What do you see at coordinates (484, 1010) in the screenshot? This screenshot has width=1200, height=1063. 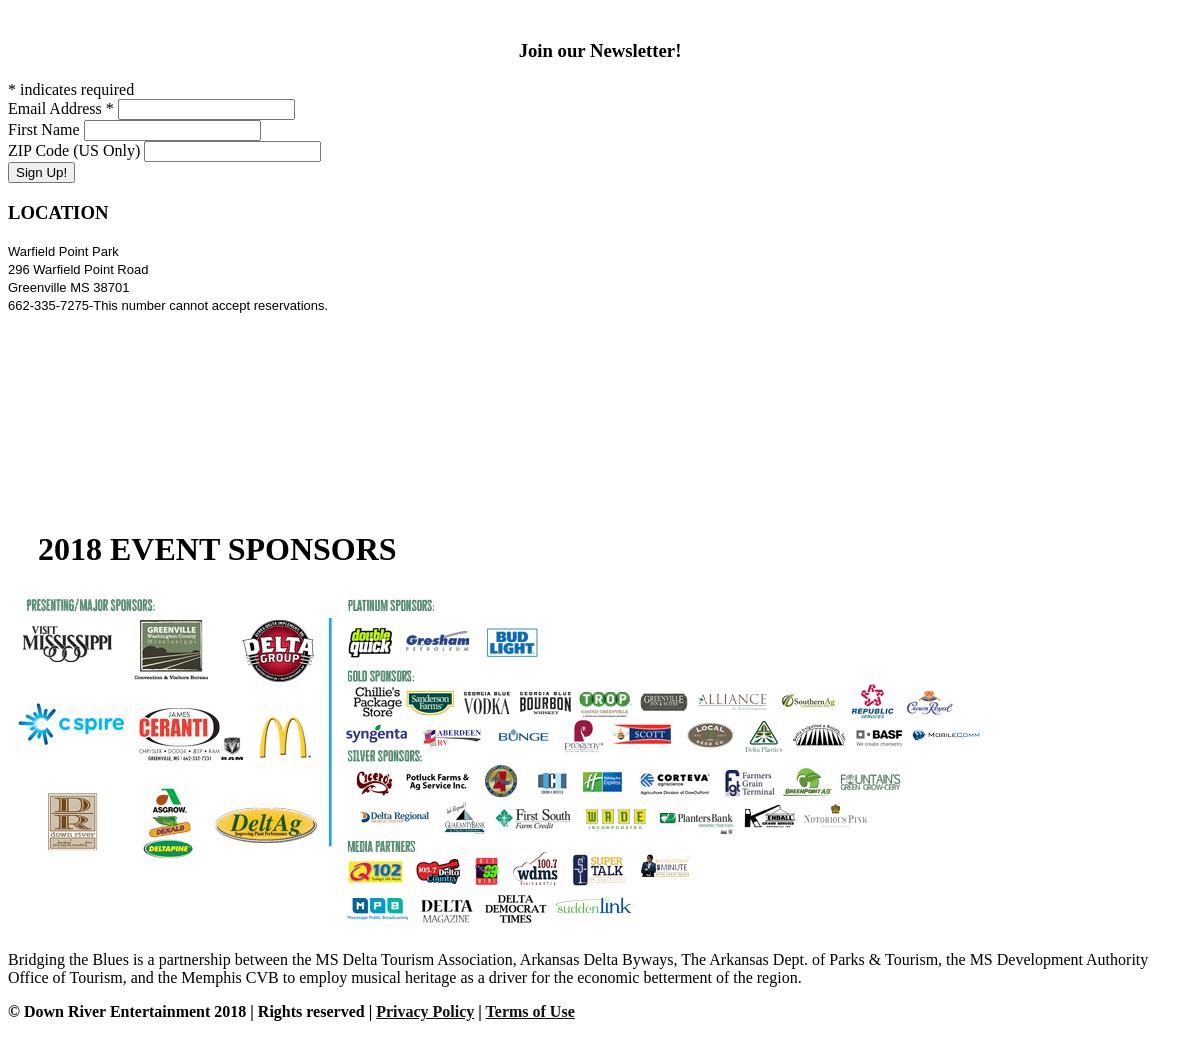 I see `'Terms of Use'` at bounding box center [484, 1010].